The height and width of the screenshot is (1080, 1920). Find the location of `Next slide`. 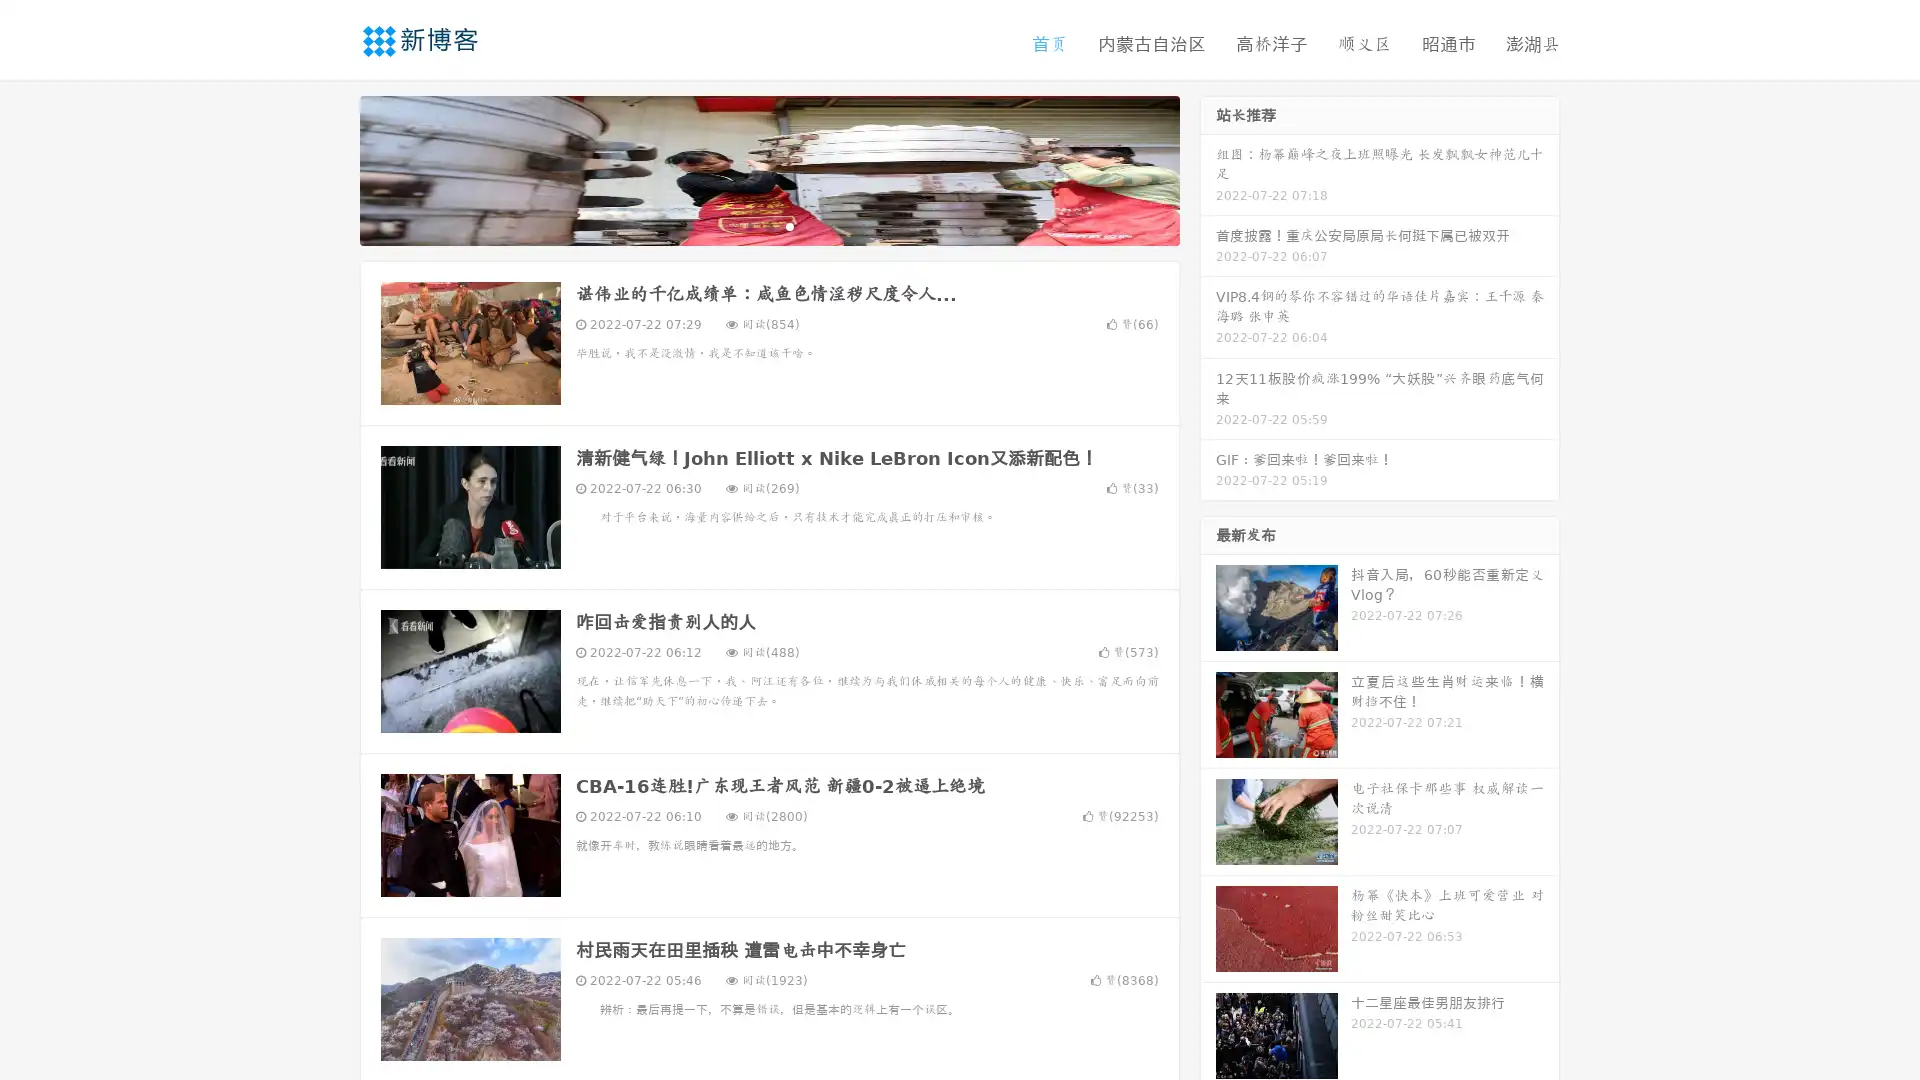

Next slide is located at coordinates (1208, 168).